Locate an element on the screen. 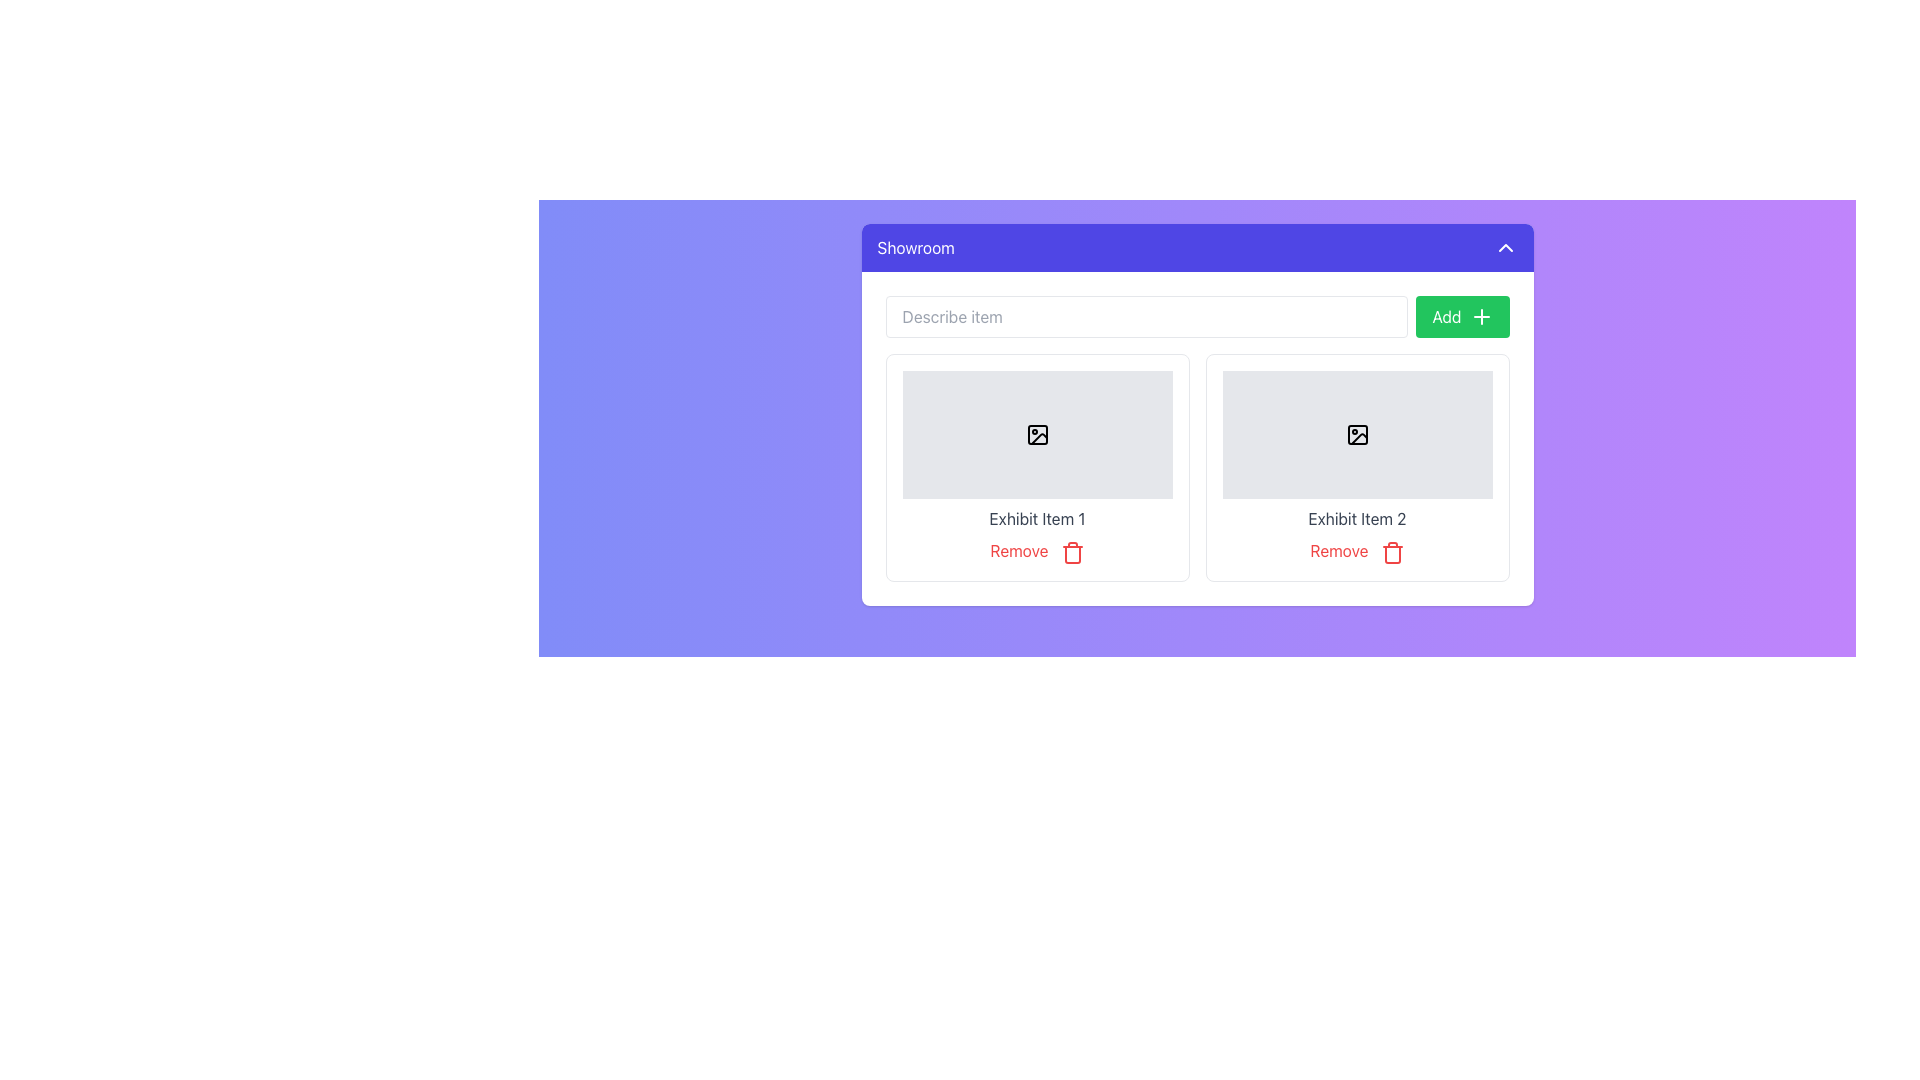 The height and width of the screenshot is (1080, 1920). the static text label that reads 'Exhibit Item 1', which is styled in gray text and located below the image placeholder in the left card, within the 'Showroom' section, above the 'Remove' button is located at coordinates (1037, 518).